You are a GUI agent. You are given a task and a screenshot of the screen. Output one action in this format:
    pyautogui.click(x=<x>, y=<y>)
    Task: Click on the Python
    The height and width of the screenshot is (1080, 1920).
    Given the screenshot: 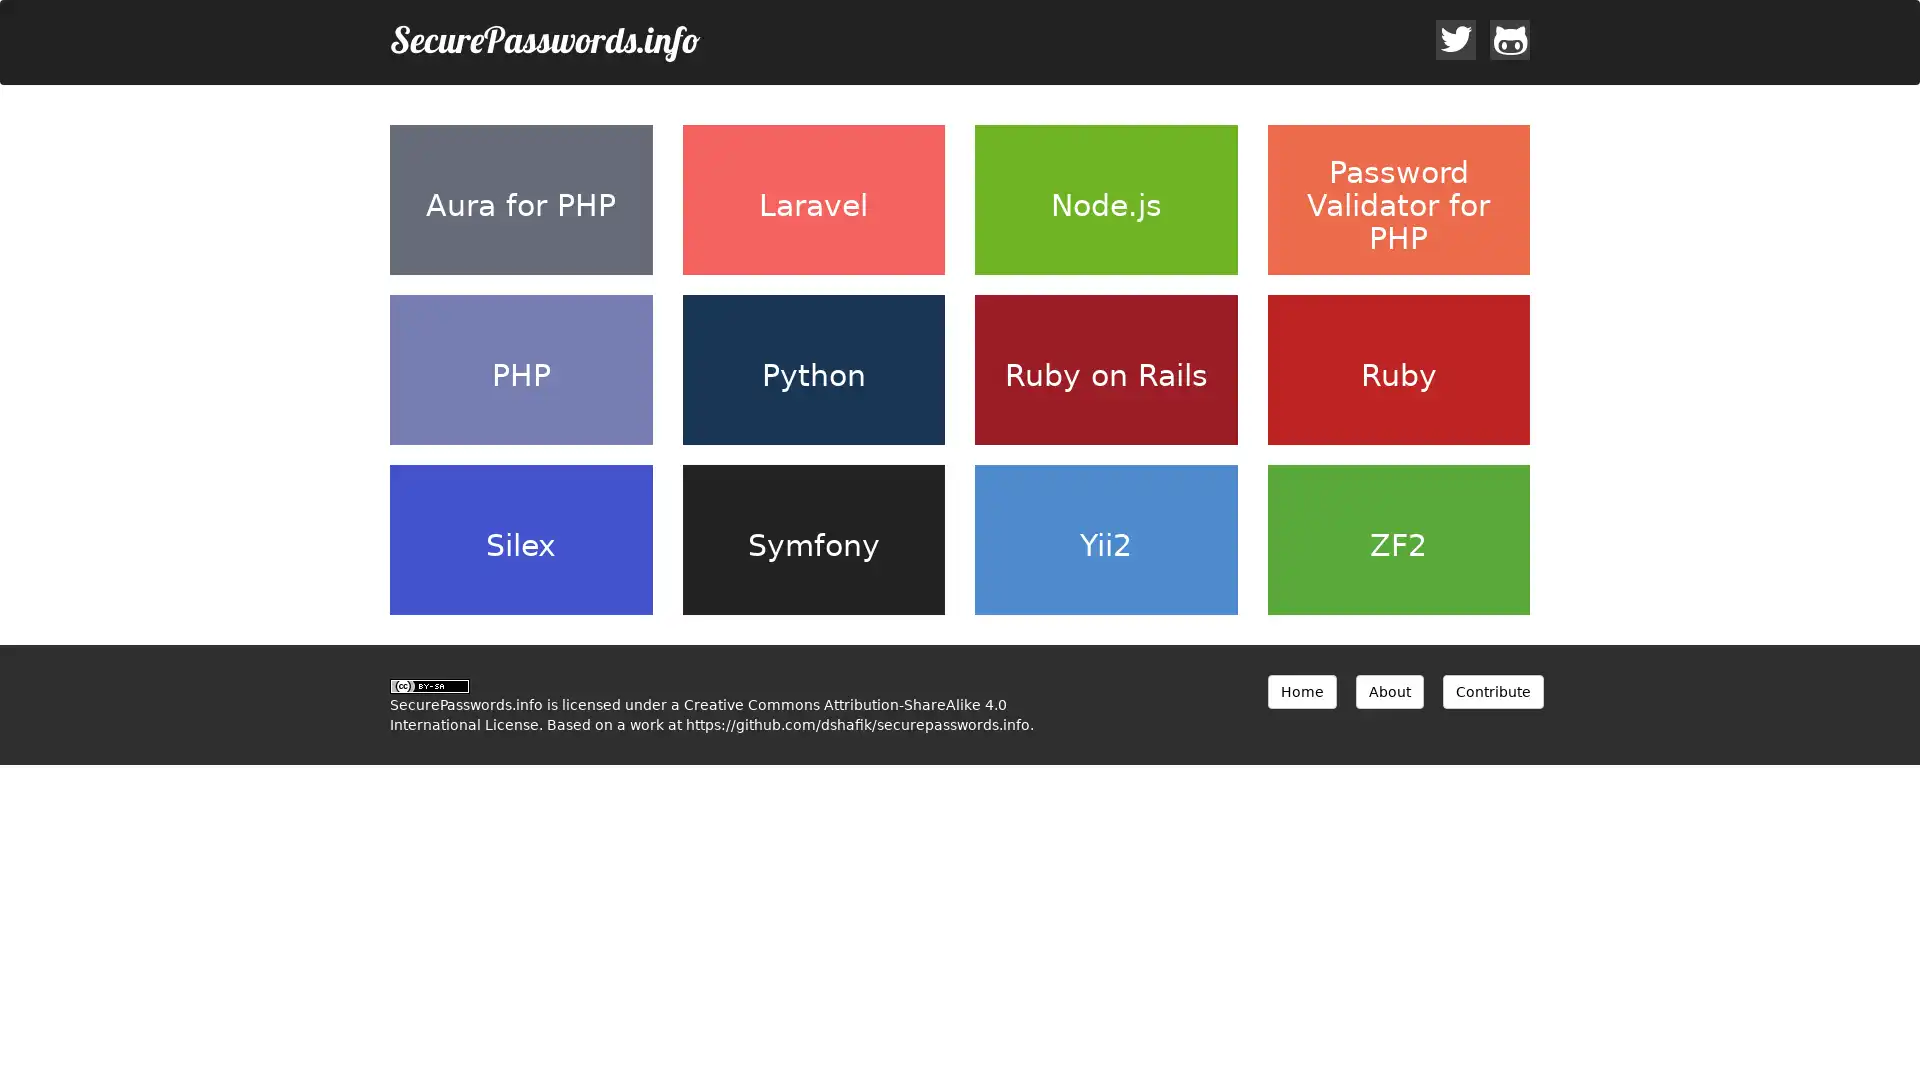 What is the action you would take?
    pyautogui.click(x=813, y=370)
    